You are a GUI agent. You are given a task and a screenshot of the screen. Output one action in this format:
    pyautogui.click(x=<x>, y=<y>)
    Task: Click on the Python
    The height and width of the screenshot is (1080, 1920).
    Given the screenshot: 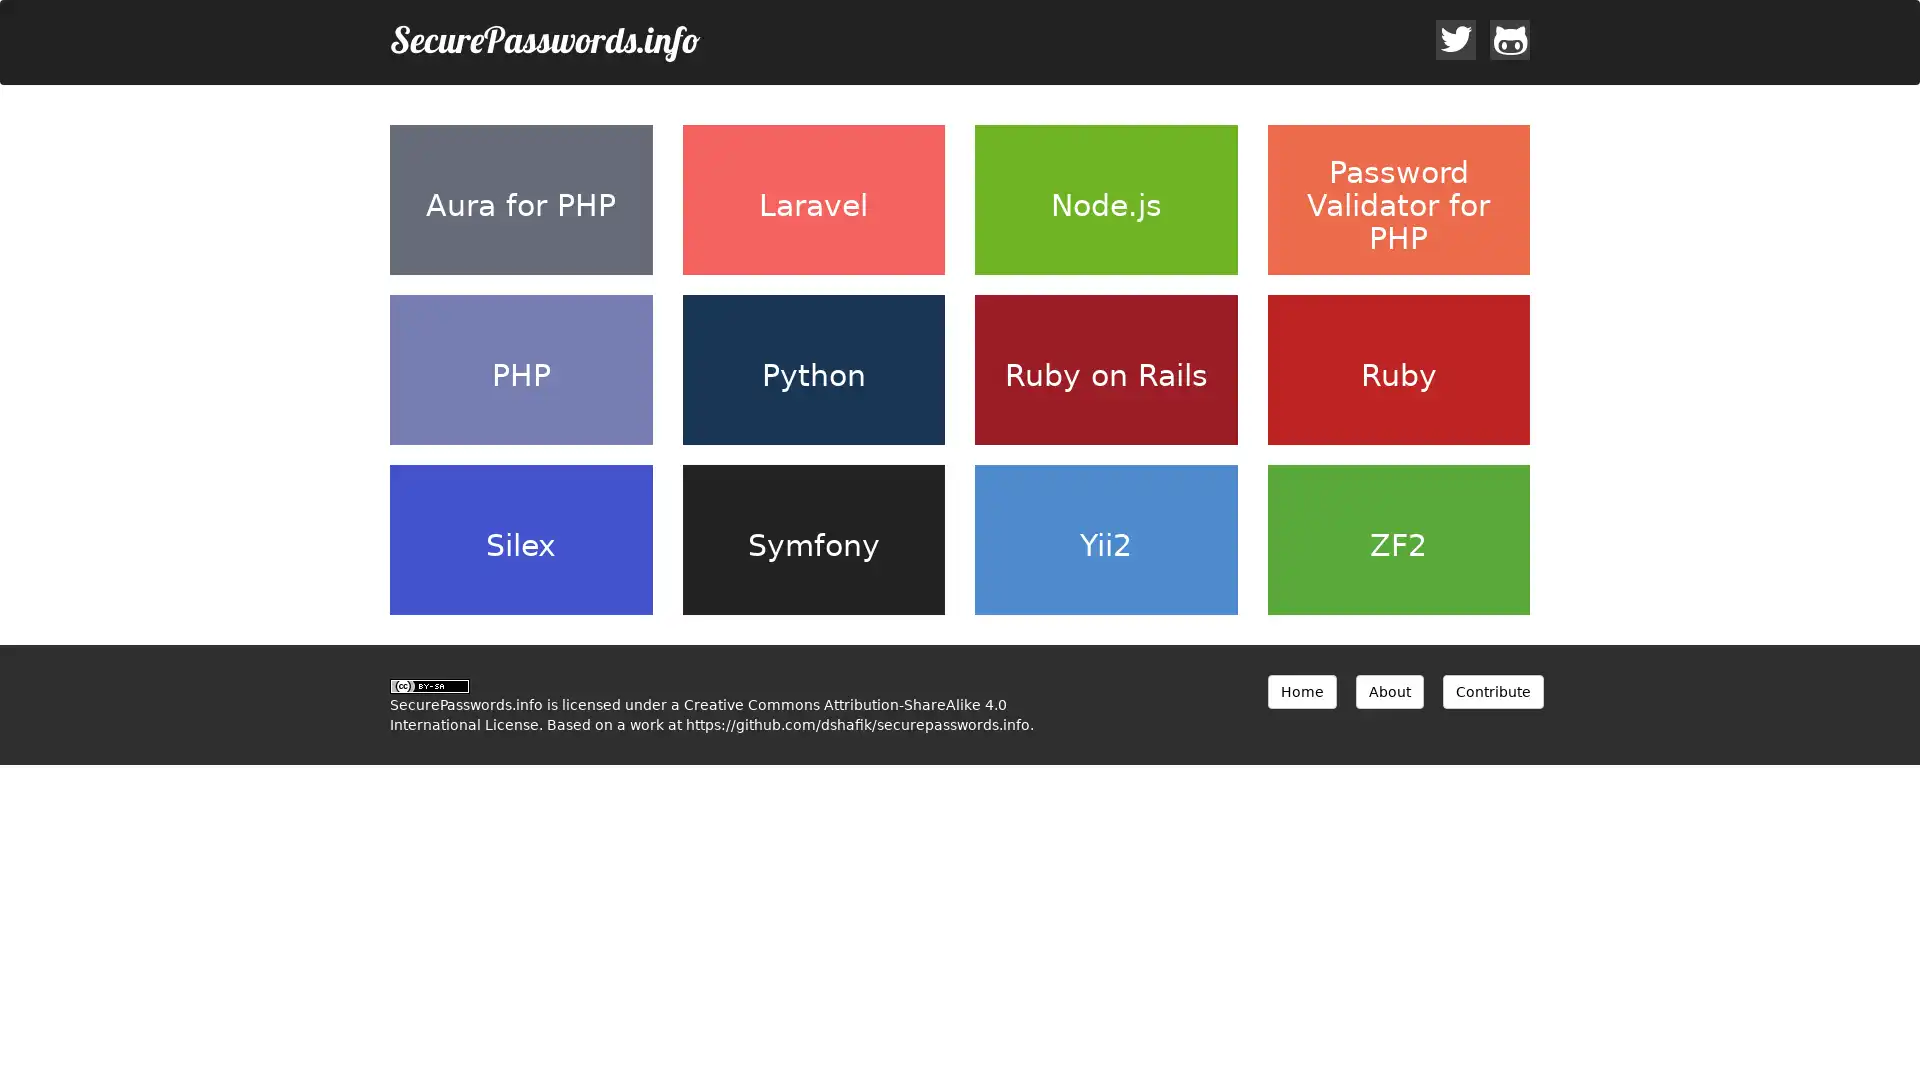 What is the action you would take?
    pyautogui.click(x=813, y=370)
    